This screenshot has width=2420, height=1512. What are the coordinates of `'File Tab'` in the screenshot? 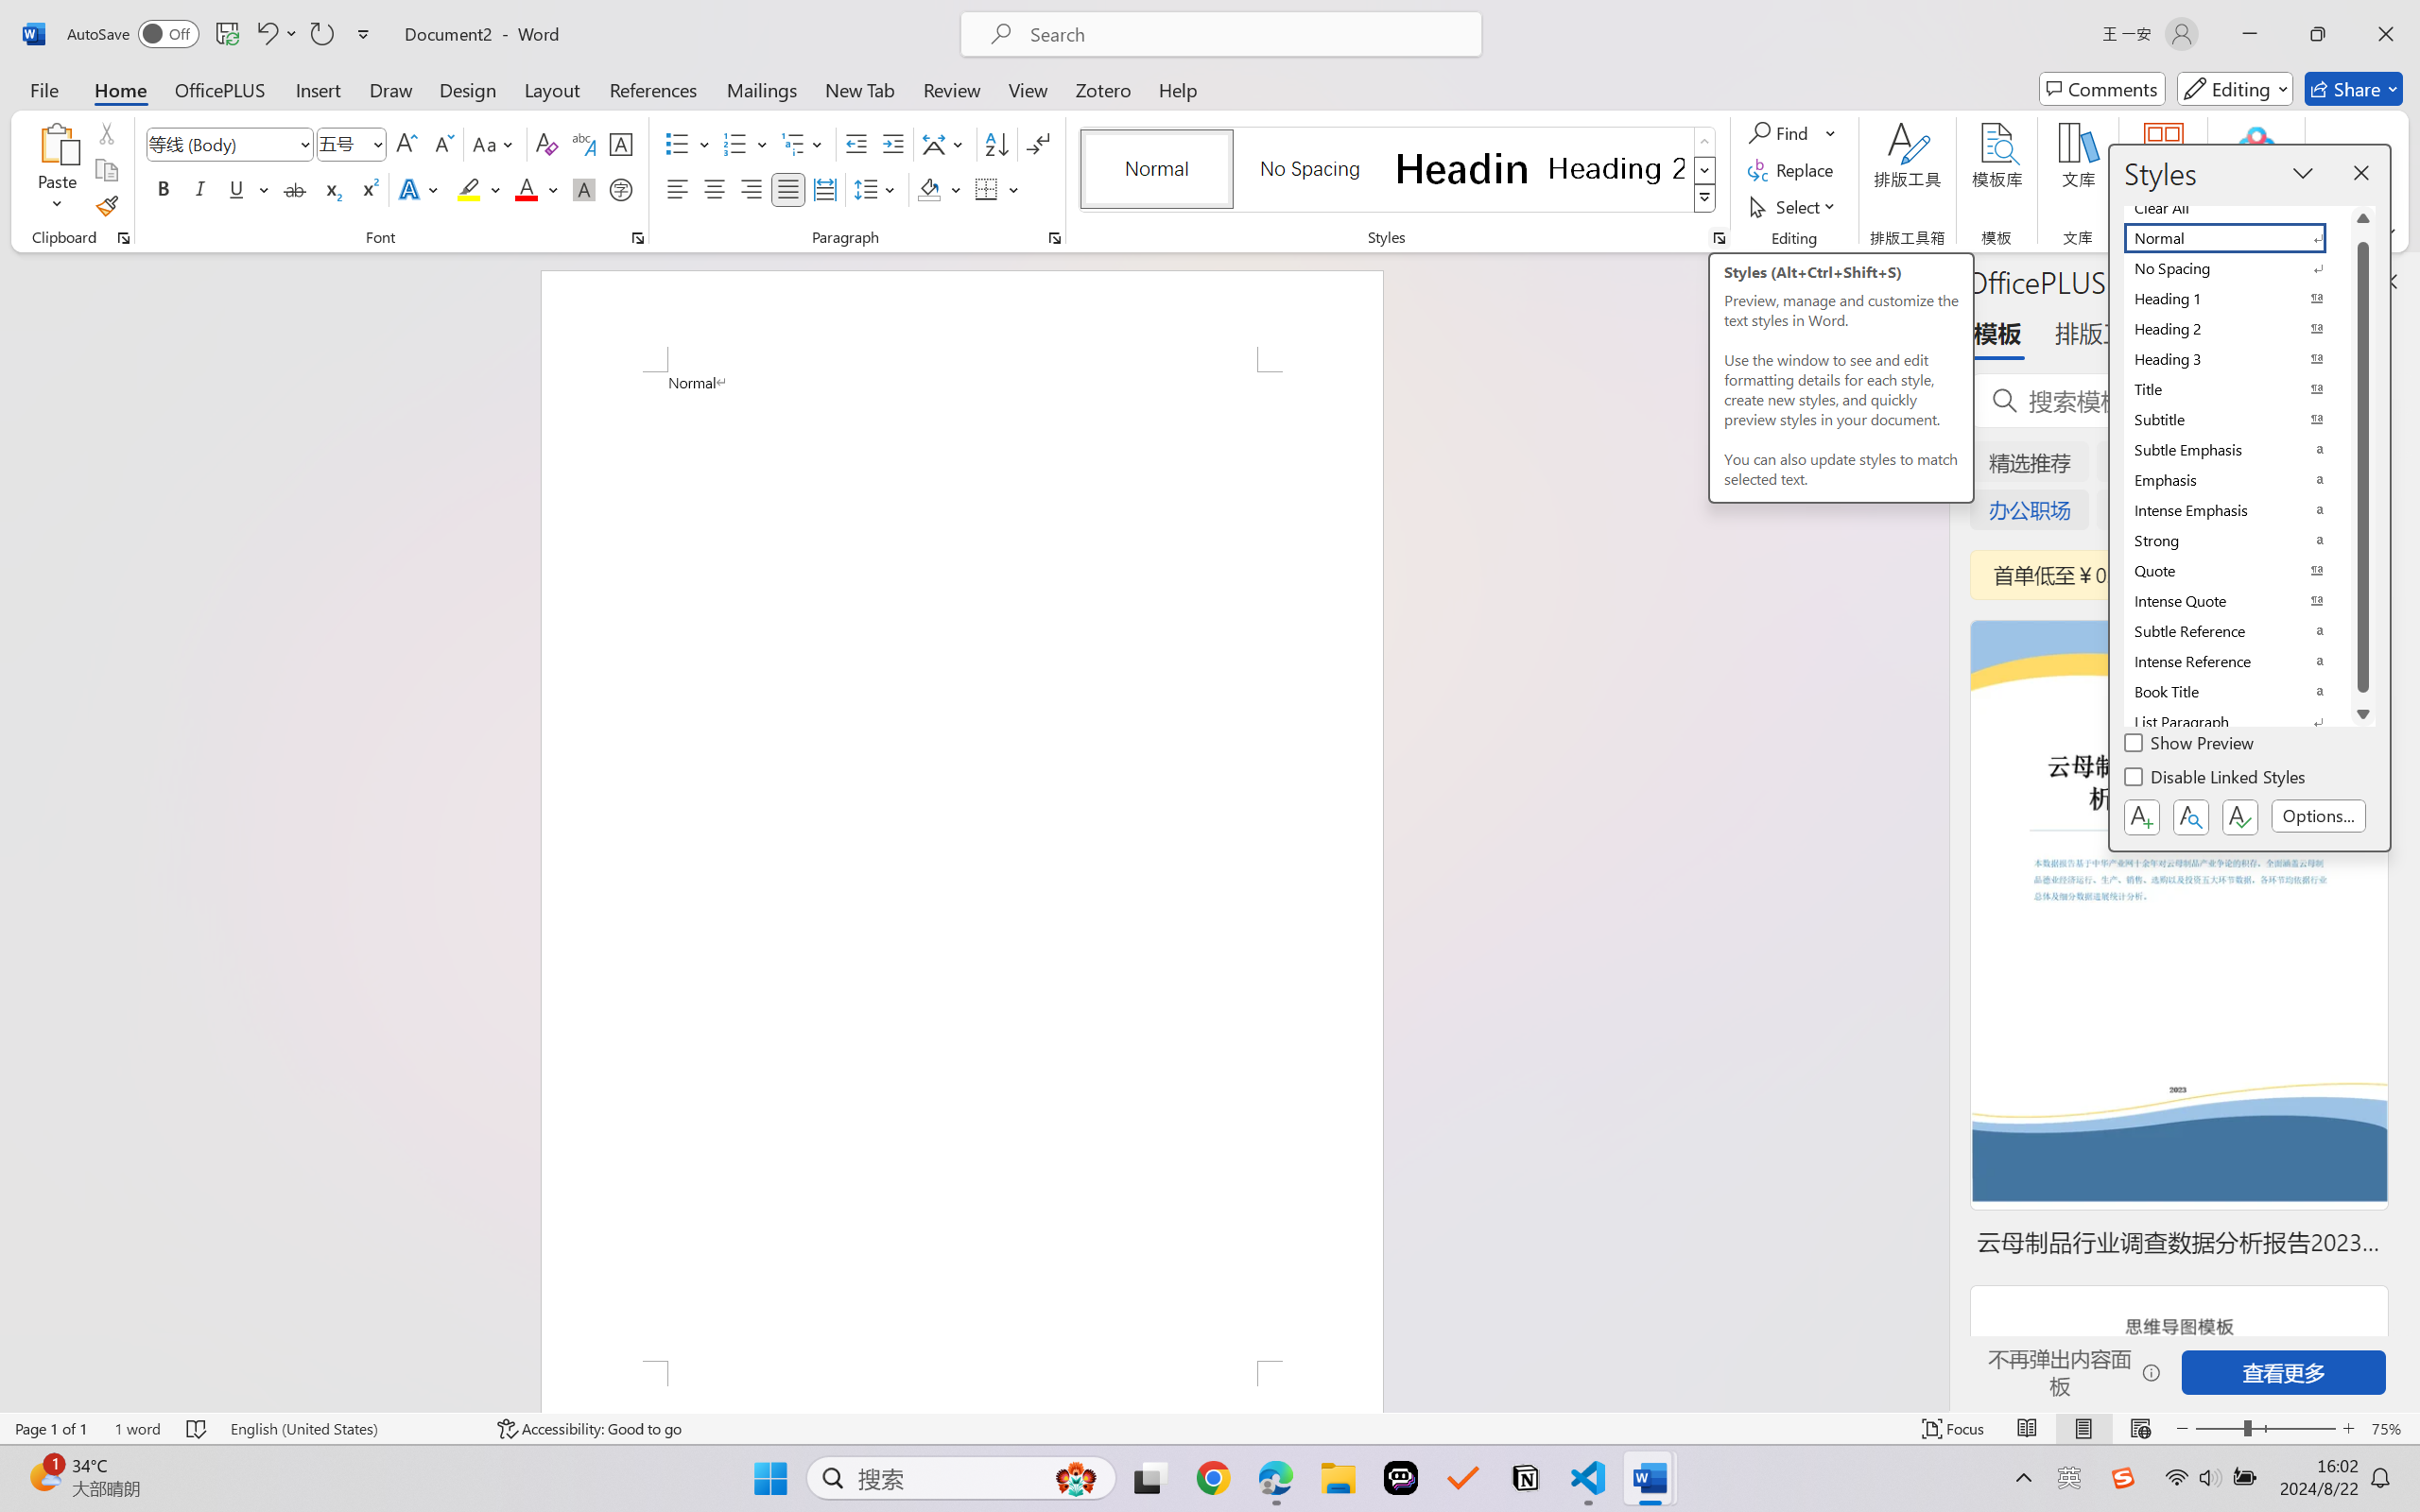 It's located at (43, 88).